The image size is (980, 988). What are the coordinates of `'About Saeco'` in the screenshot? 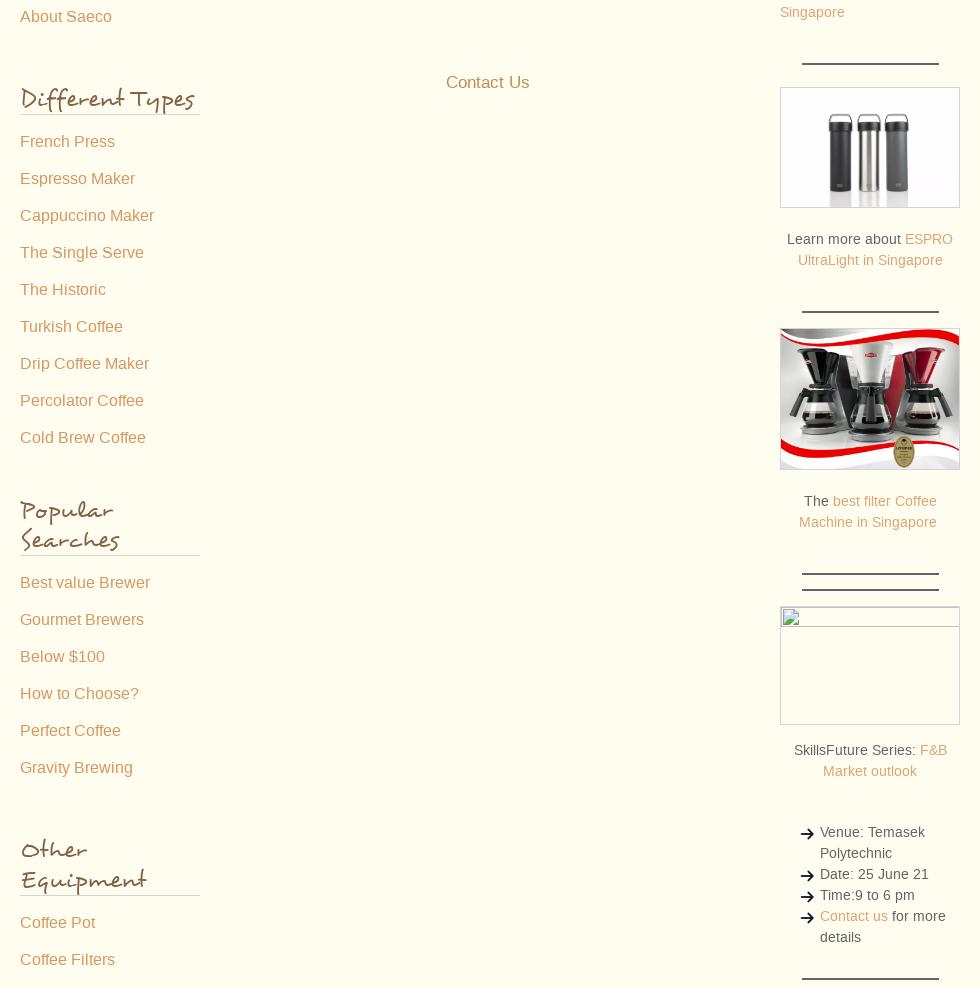 It's located at (19, 15).